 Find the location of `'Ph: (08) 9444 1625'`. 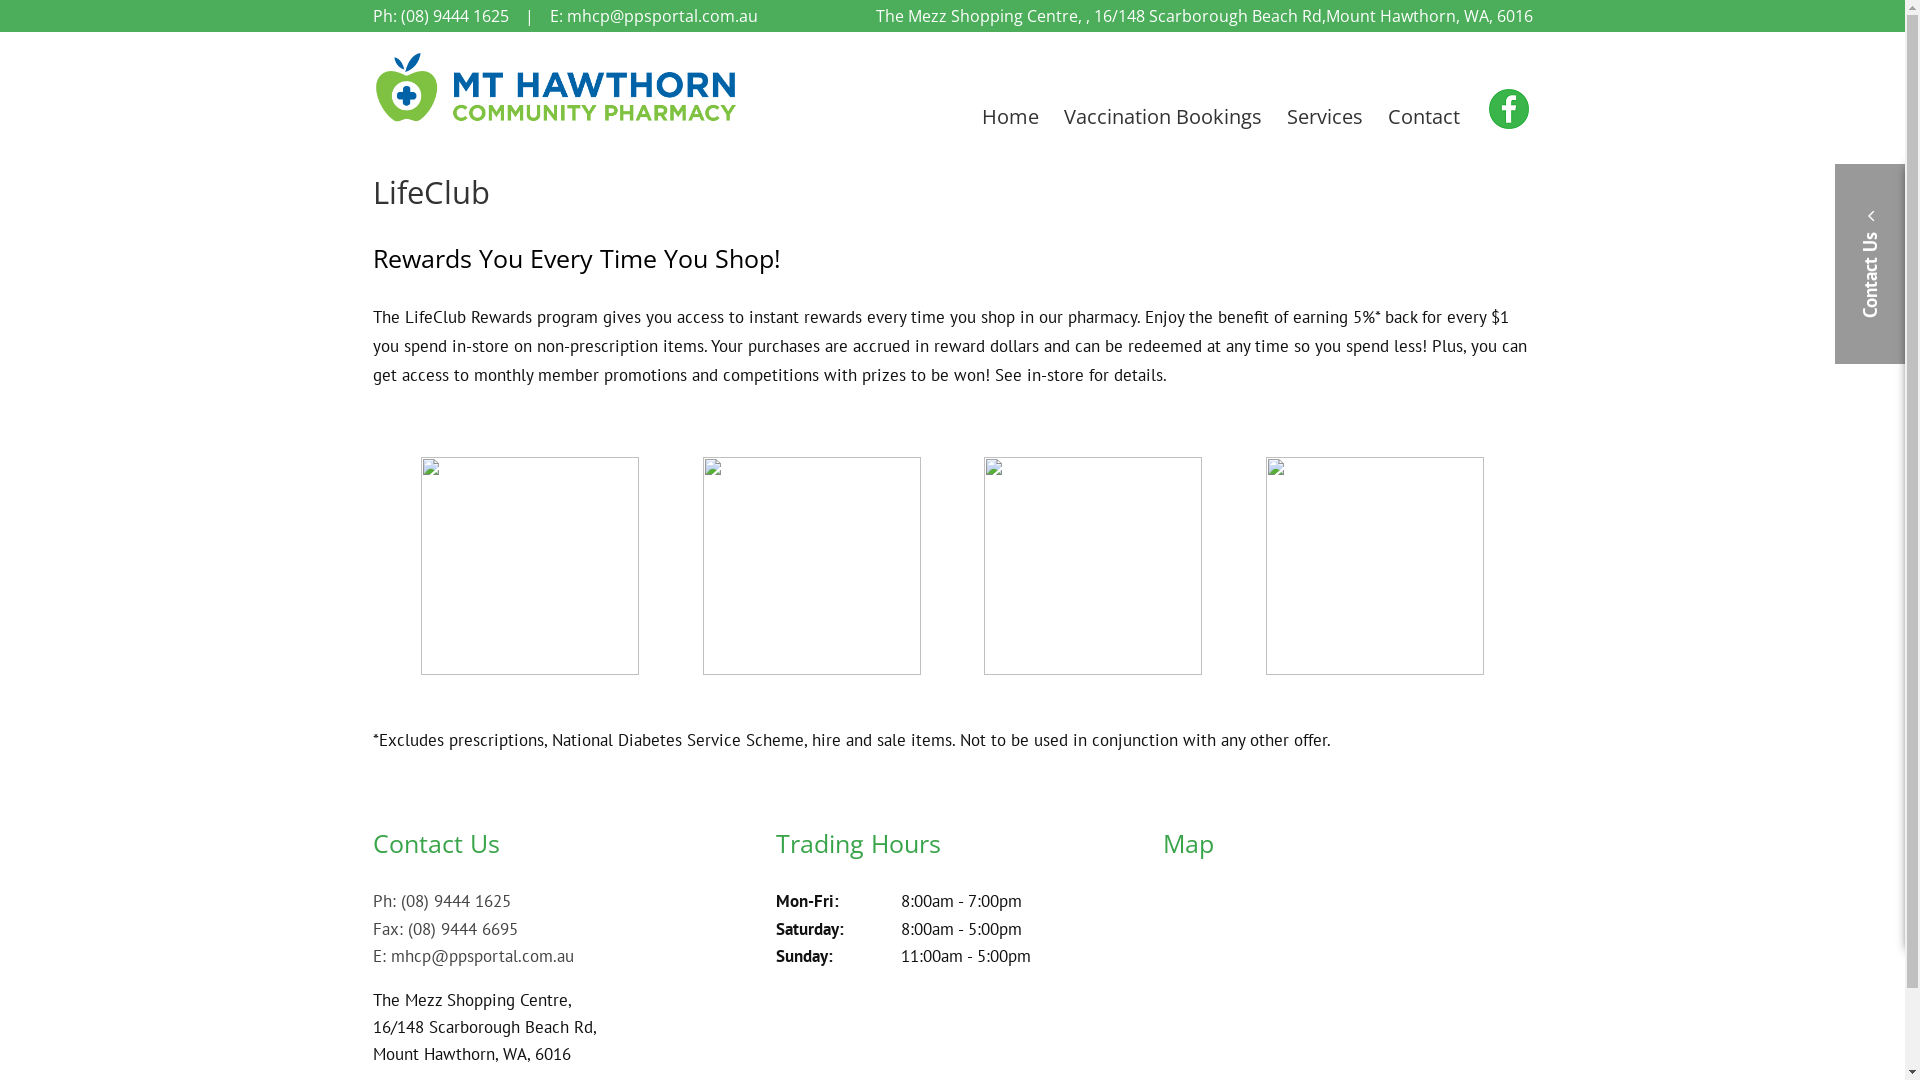

'Ph: (08) 9444 1625' is located at coordinates (372, 15).